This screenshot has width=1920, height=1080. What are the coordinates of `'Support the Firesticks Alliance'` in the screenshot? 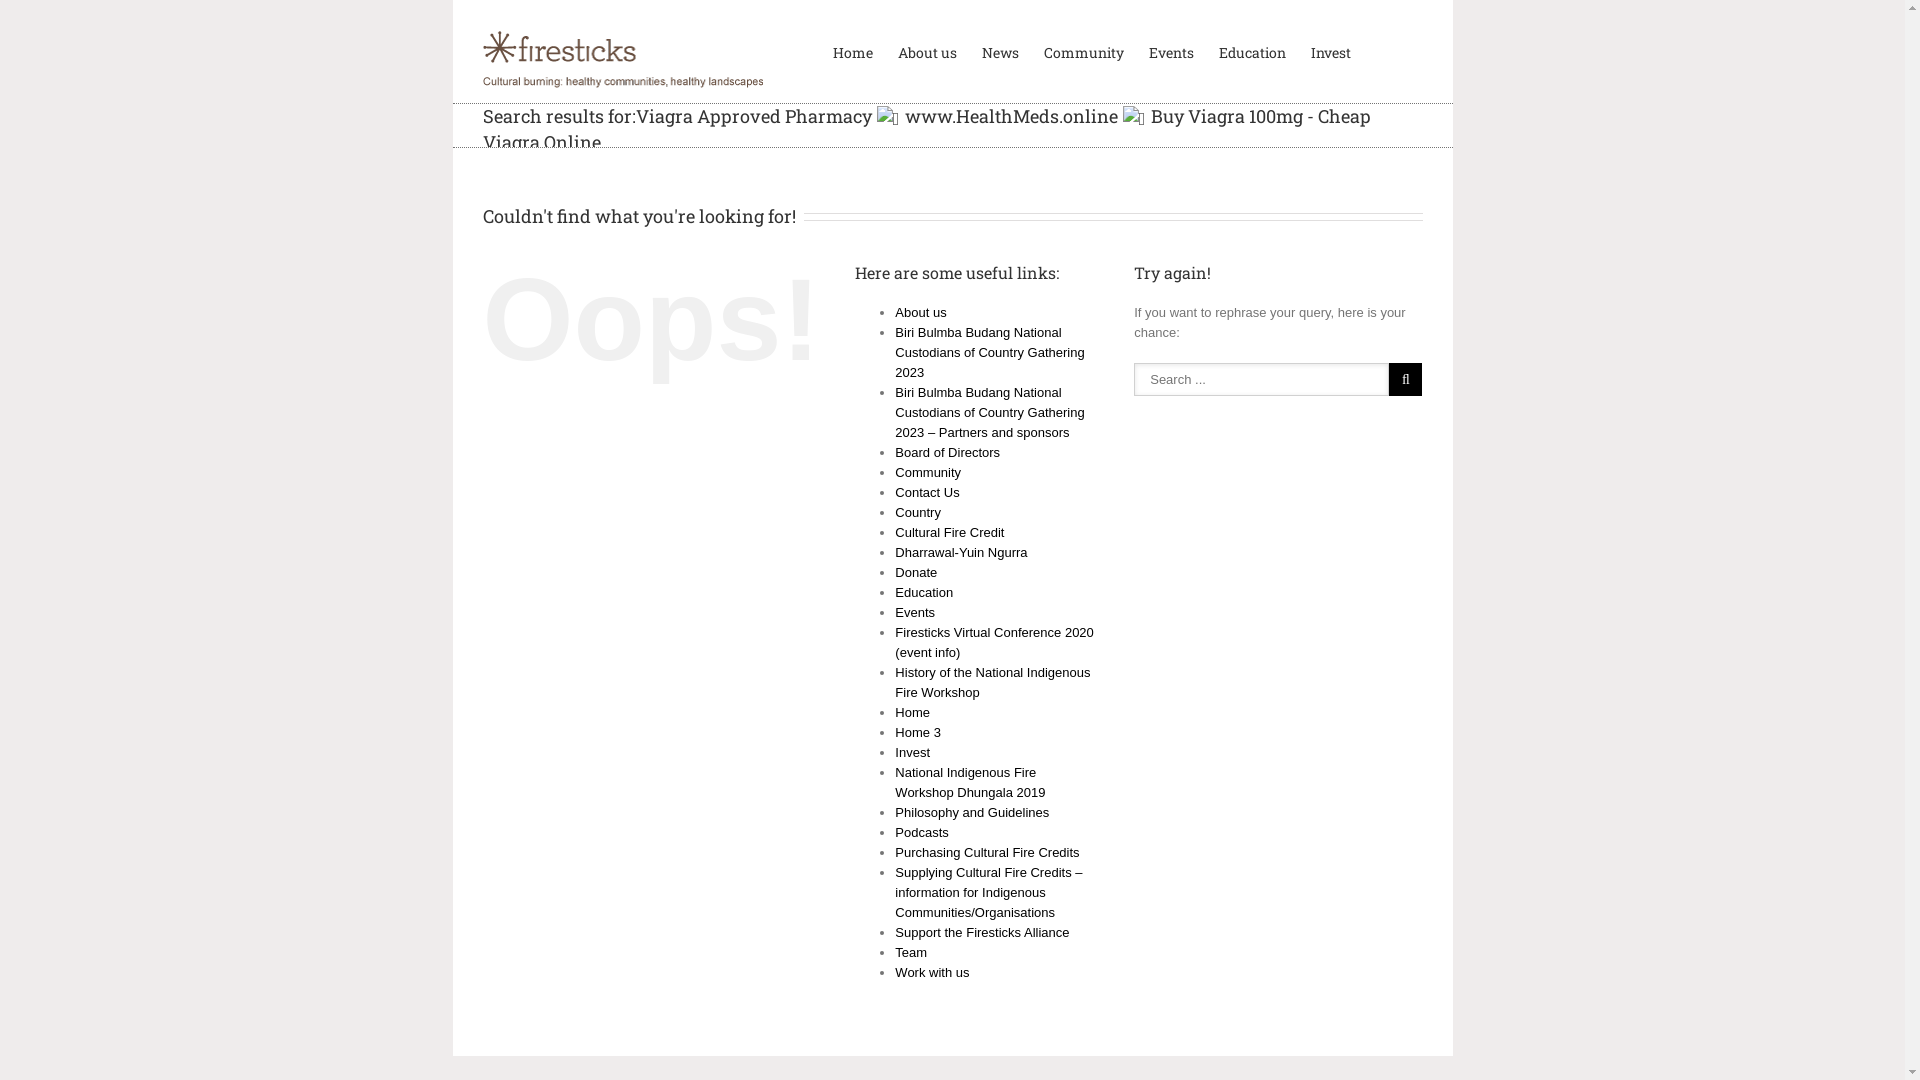 It's located at (982, 932).